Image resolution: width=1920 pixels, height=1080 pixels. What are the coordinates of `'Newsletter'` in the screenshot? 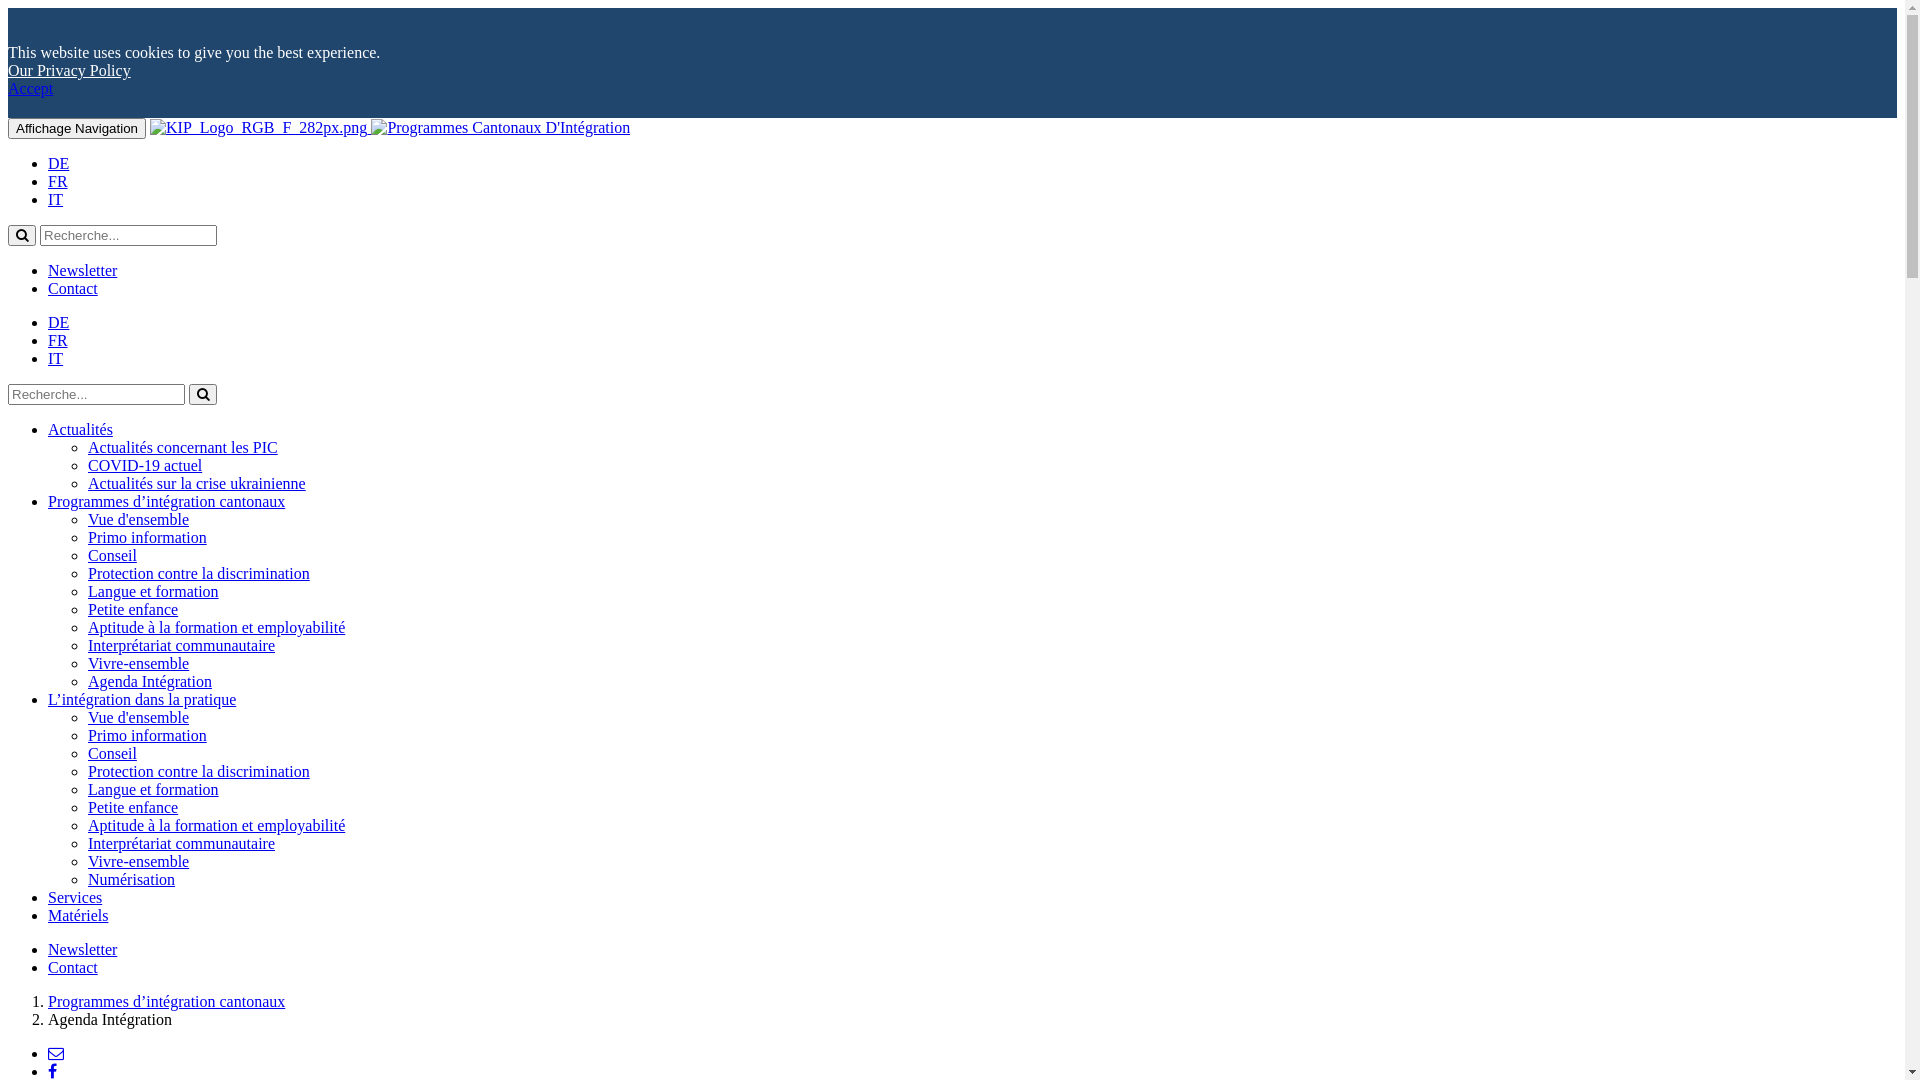 It's located at (81, 270).